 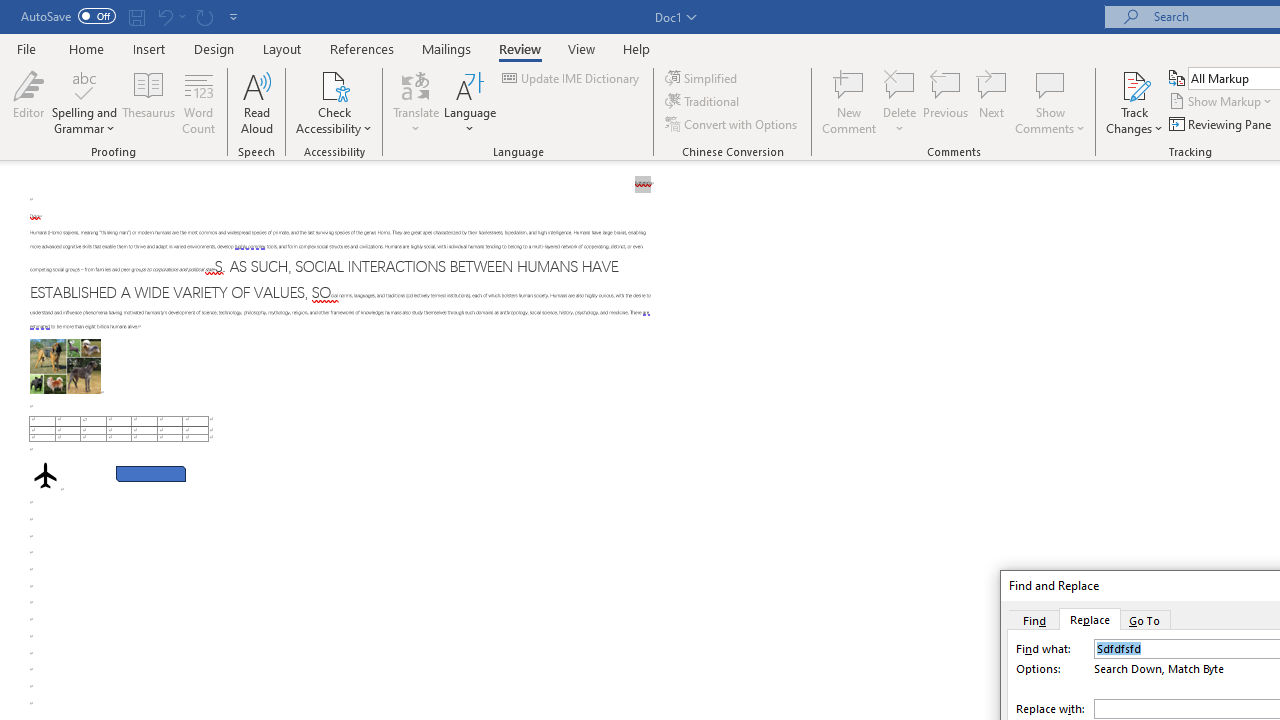 What do you see at coordinates (1049, 103) in the screenshot?
I see `'Show Comments'` at bounding box center [1049, 103].